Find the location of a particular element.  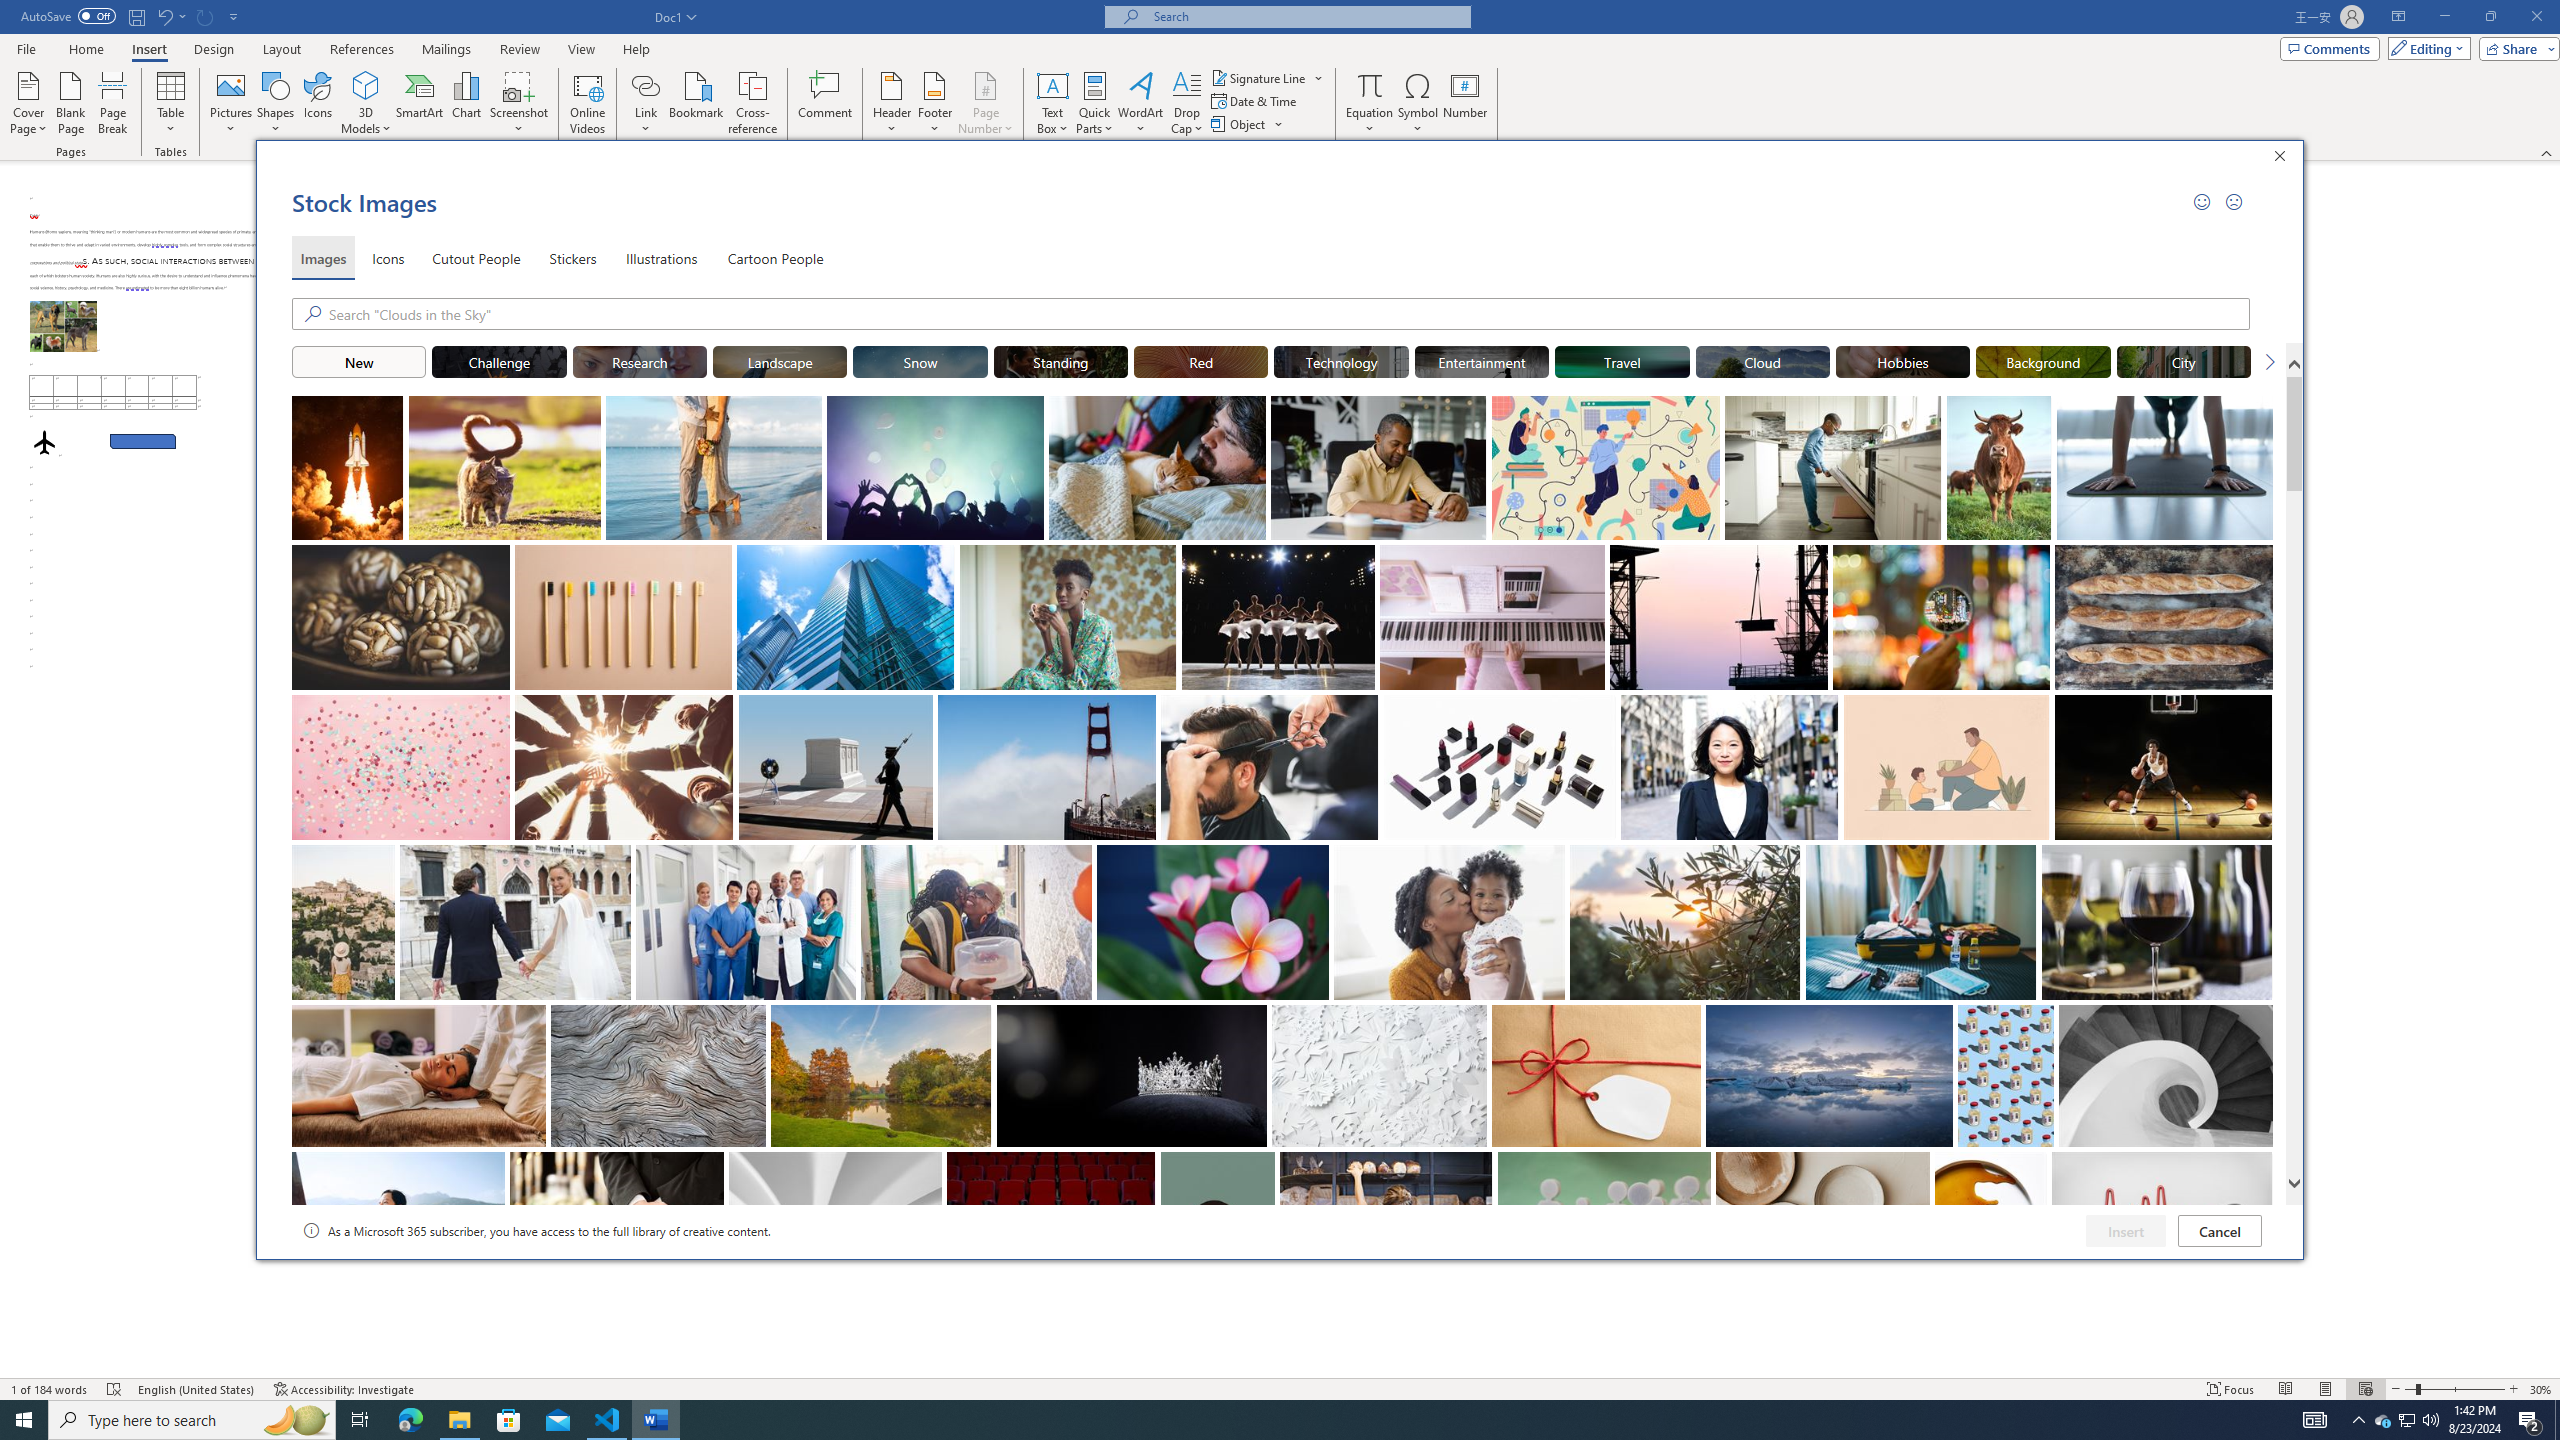

'Airplane with solid fill' is located at coordinates (44, 441).